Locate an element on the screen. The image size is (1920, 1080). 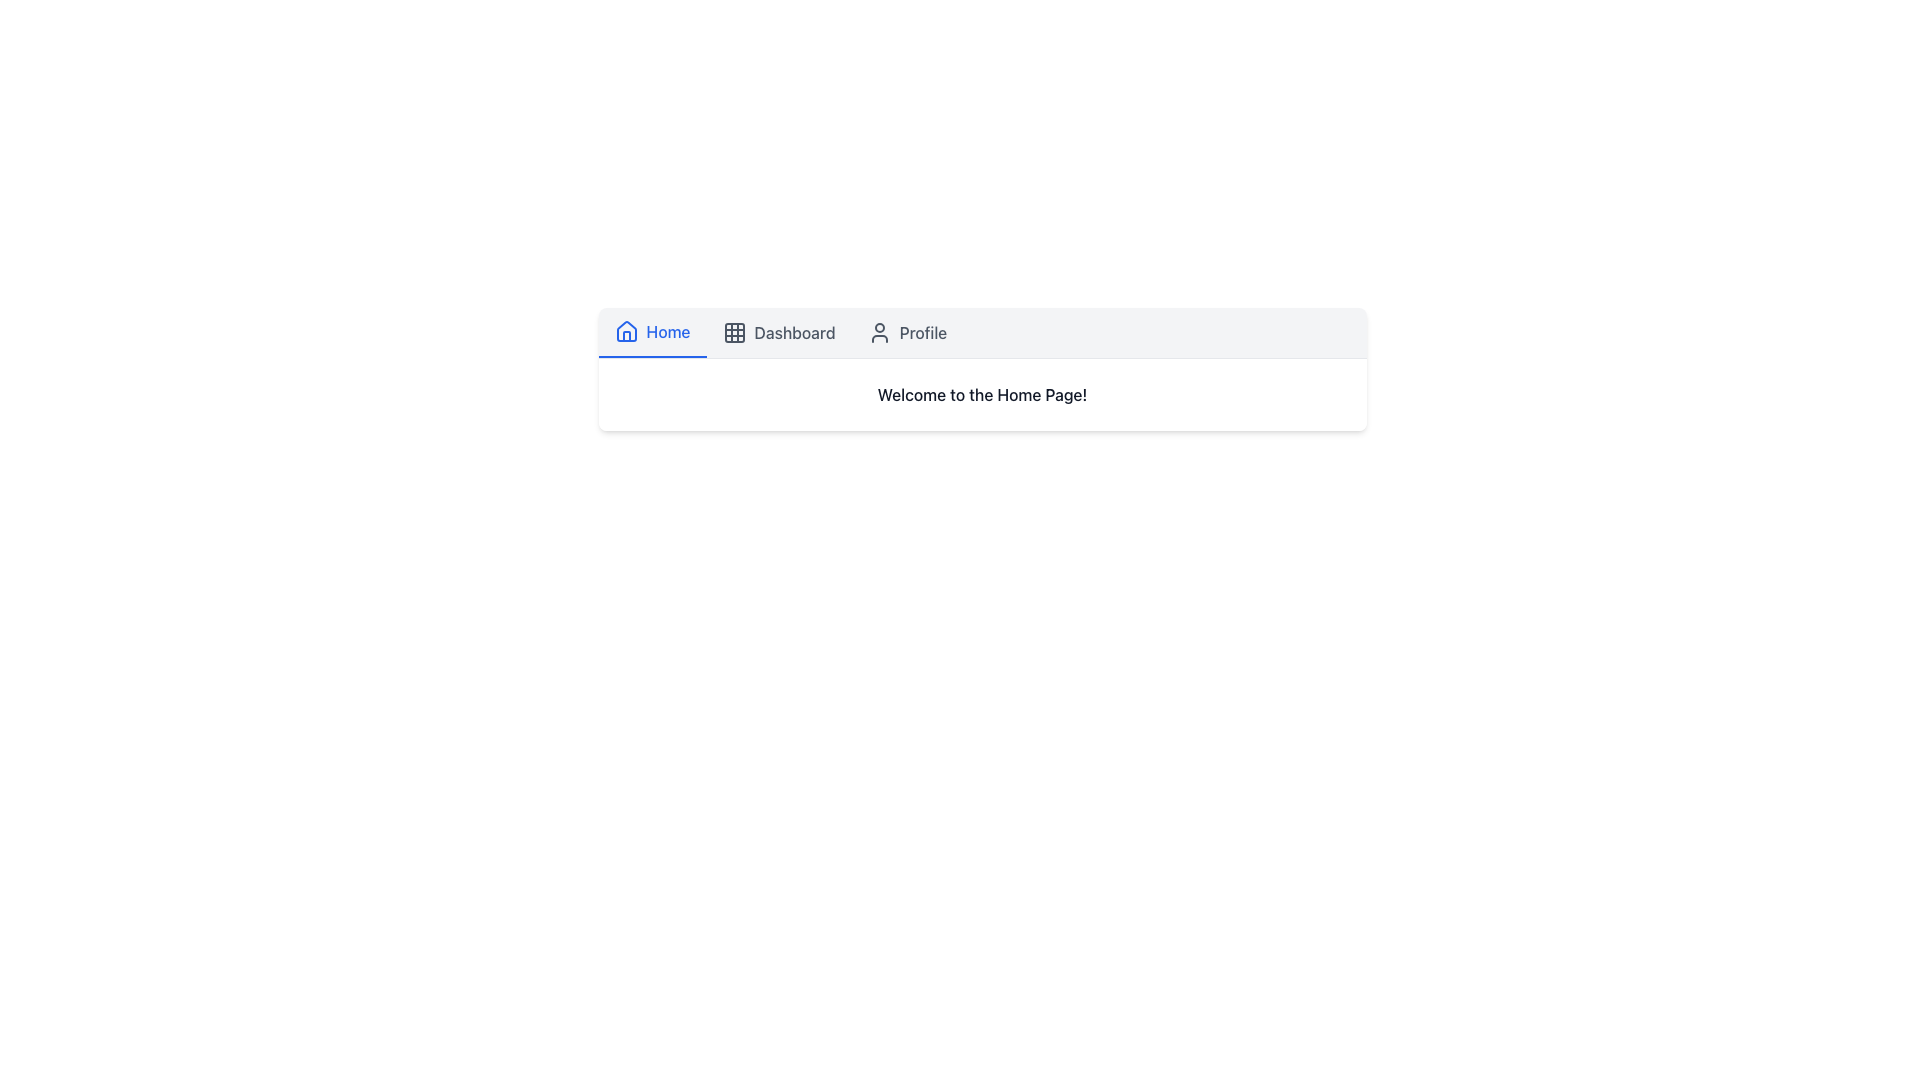
the profile icon in the navigation menu is located at coordinates (879, 331).